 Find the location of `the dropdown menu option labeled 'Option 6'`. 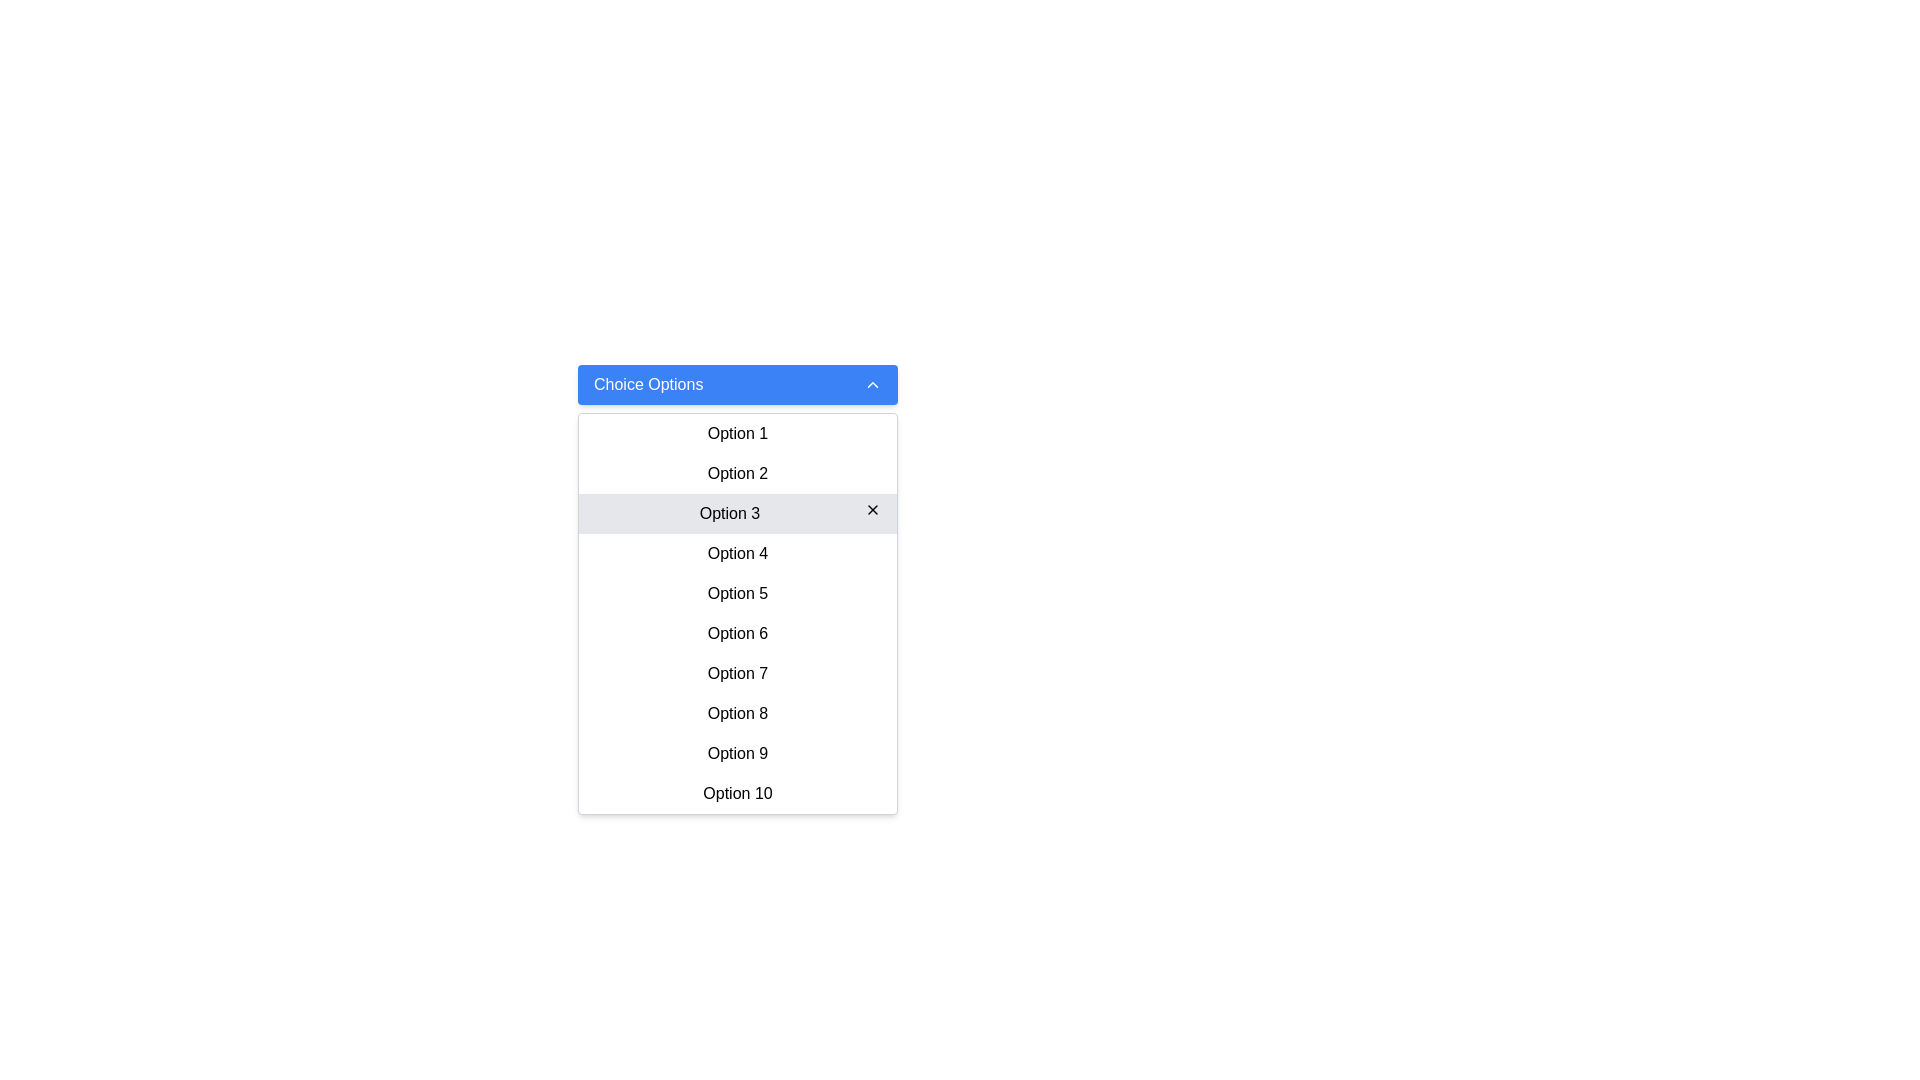

the dropdown menu option labeled 'Option 6' is located at coordinates (737, 633).